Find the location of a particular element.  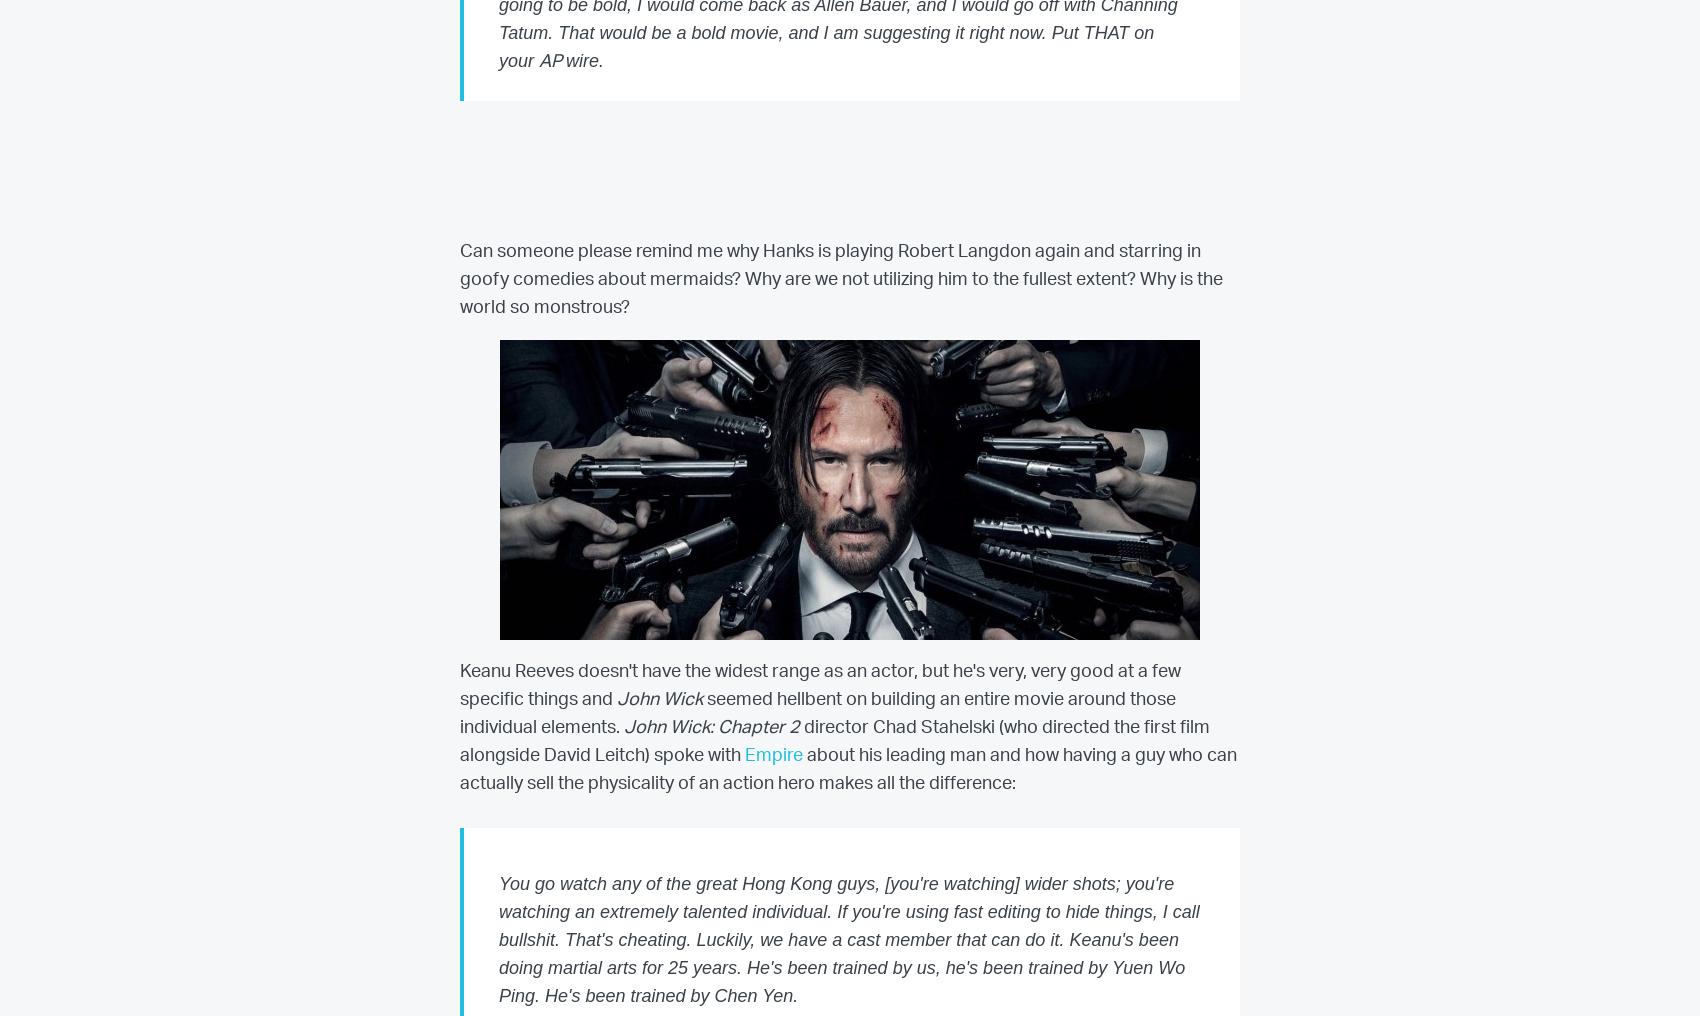

'Can someone please remind me why Hanks is playing Robert Langdon again and starring in goofy comedies about mermaids? Why are we not utilizing him to the fullest extent? Why is the world so monstrous?' is located at coordinates (840, 279).